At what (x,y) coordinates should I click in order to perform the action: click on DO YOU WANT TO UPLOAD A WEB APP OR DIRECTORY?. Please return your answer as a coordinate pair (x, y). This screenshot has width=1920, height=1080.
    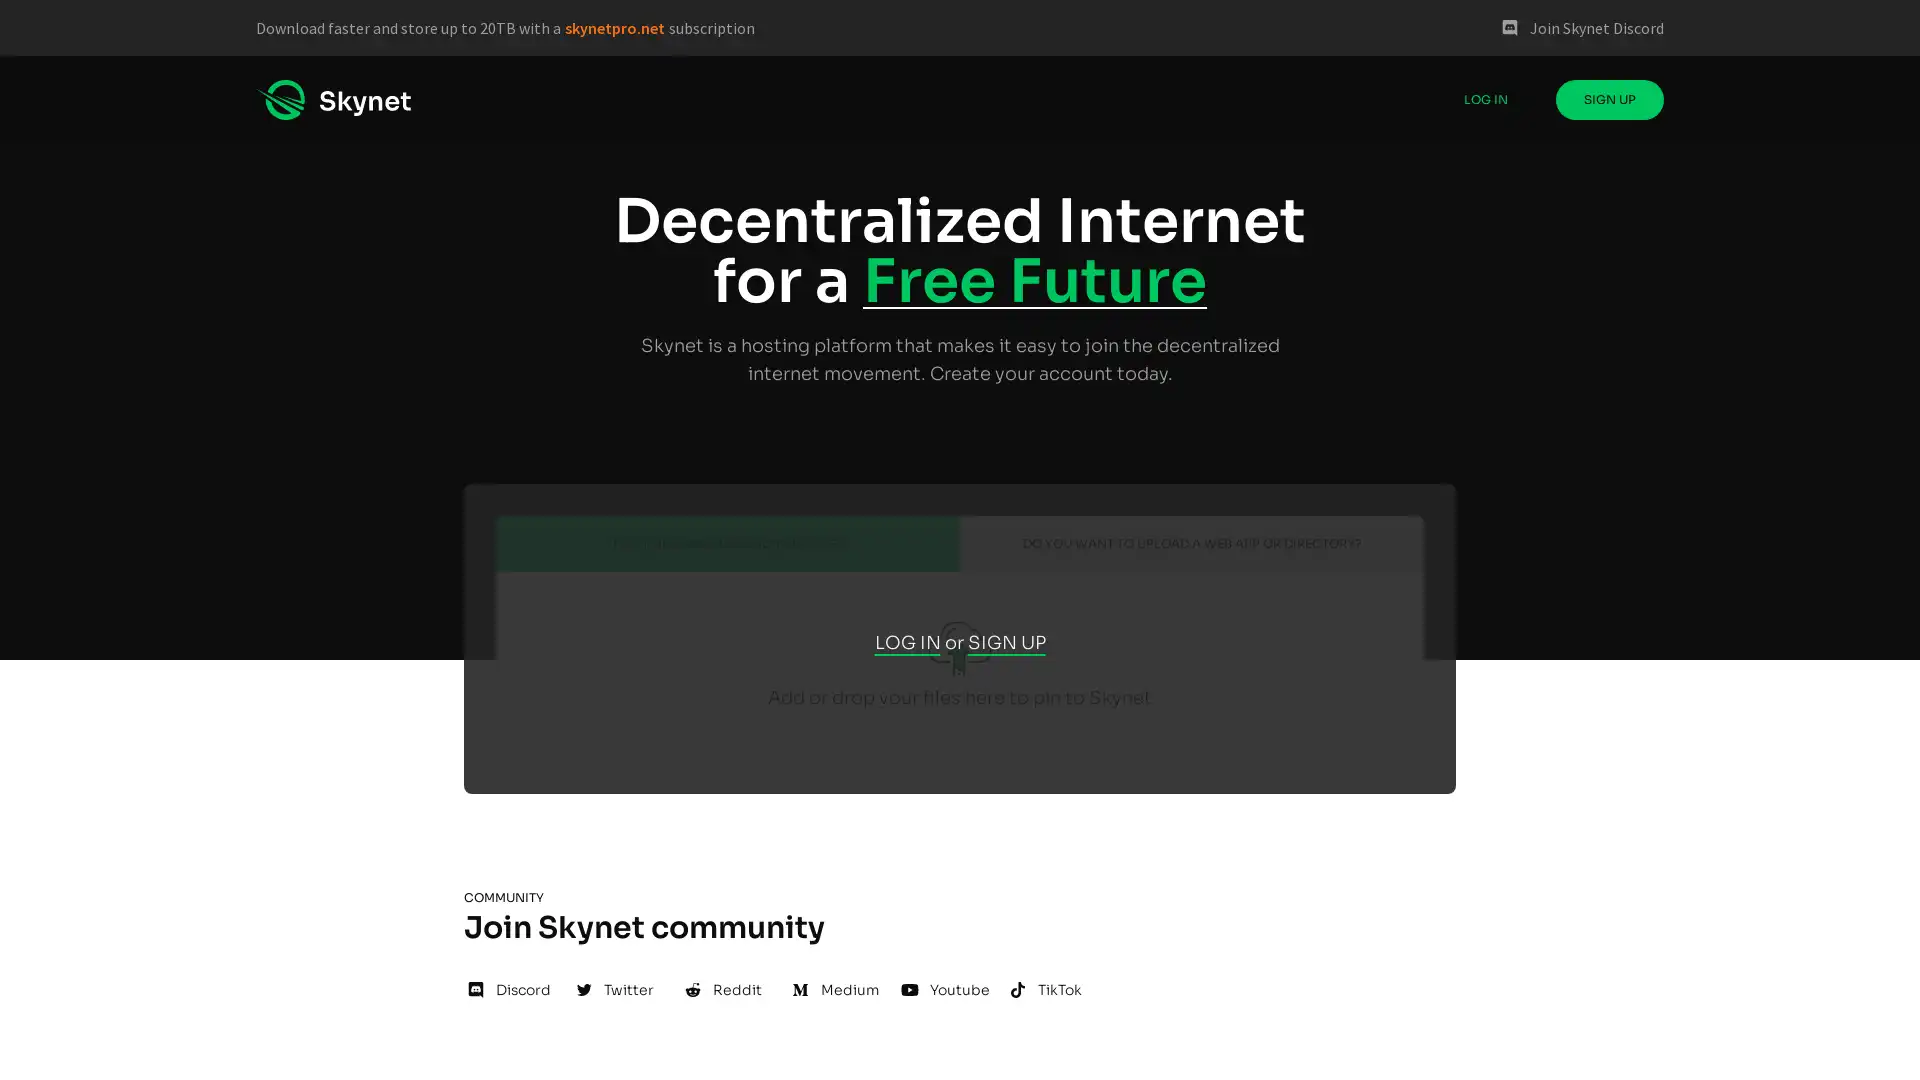
    Looking at the image, I should click on (1191, 543).